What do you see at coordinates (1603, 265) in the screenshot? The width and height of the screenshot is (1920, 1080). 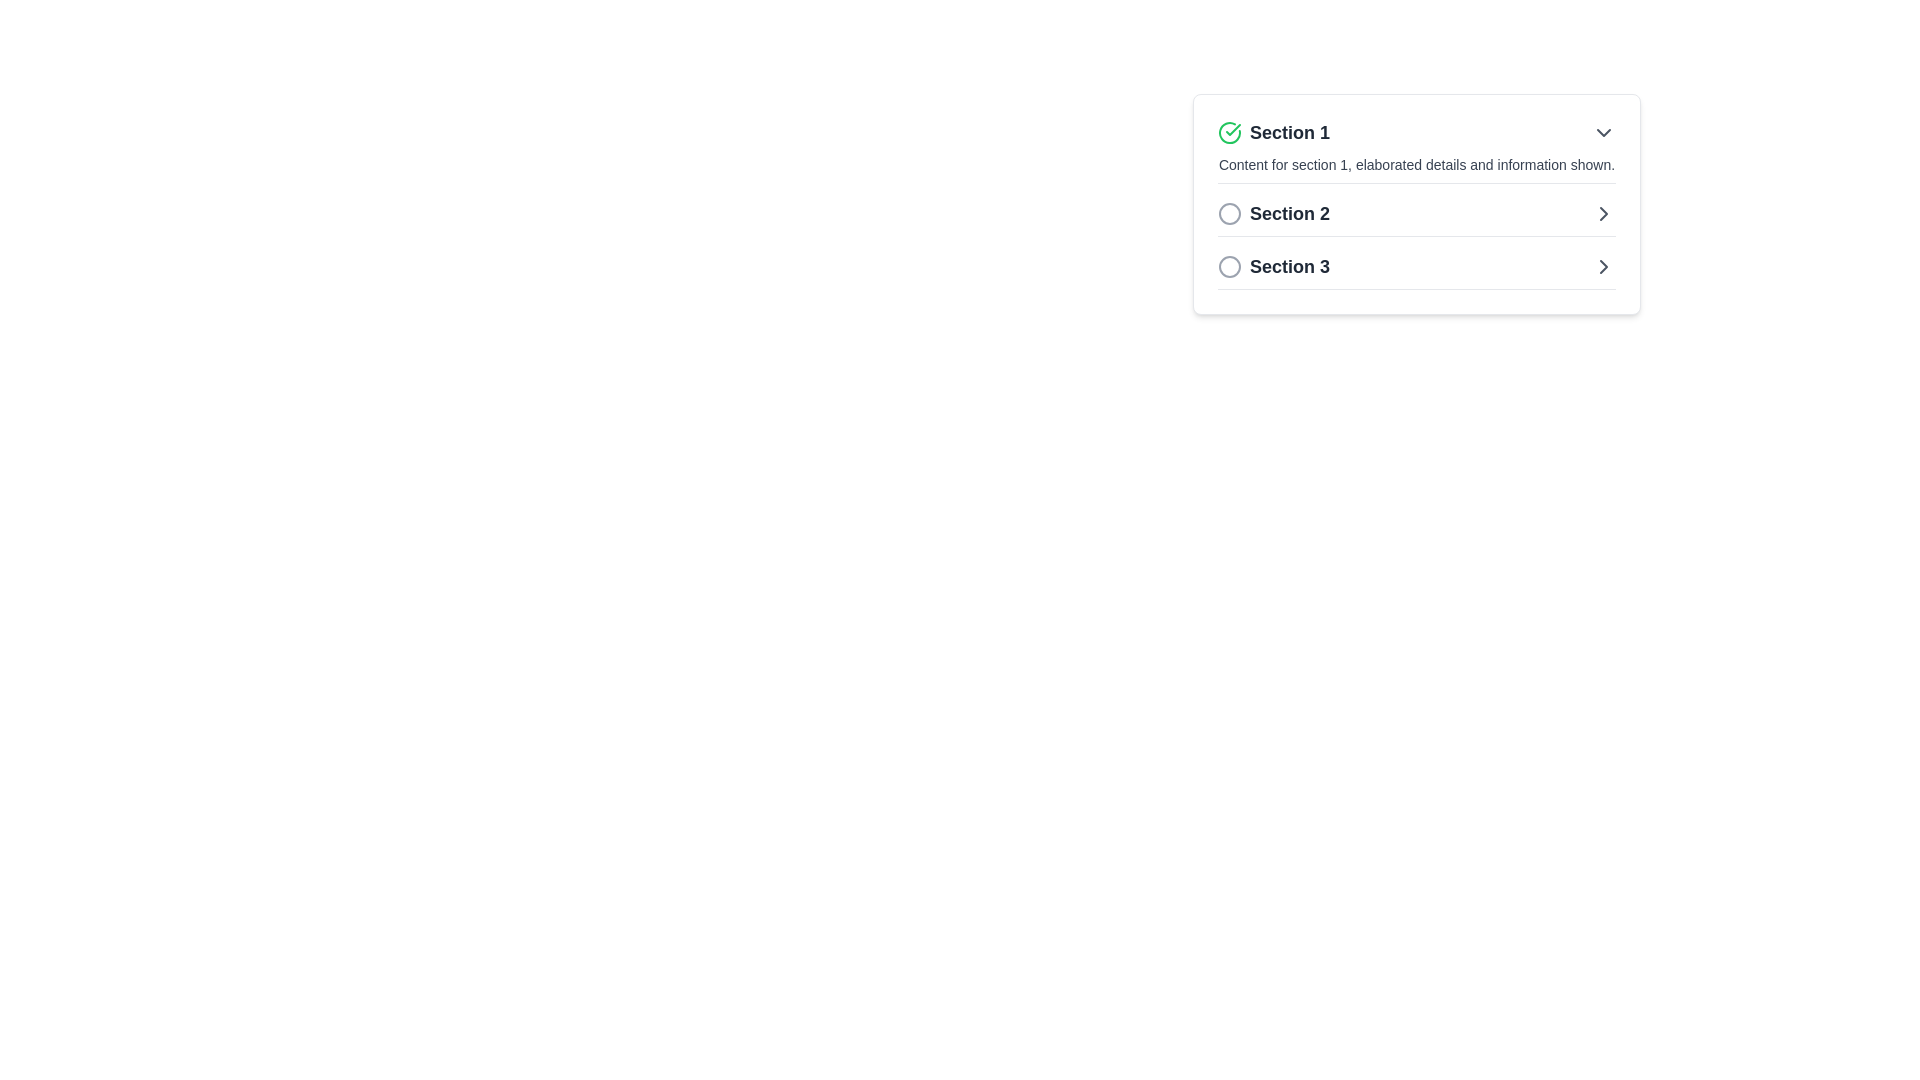 I see `the rightward-pointing chevron icon, which is gray and located to the right of the 'Section 3' row` at bounding box center [1603, 265].